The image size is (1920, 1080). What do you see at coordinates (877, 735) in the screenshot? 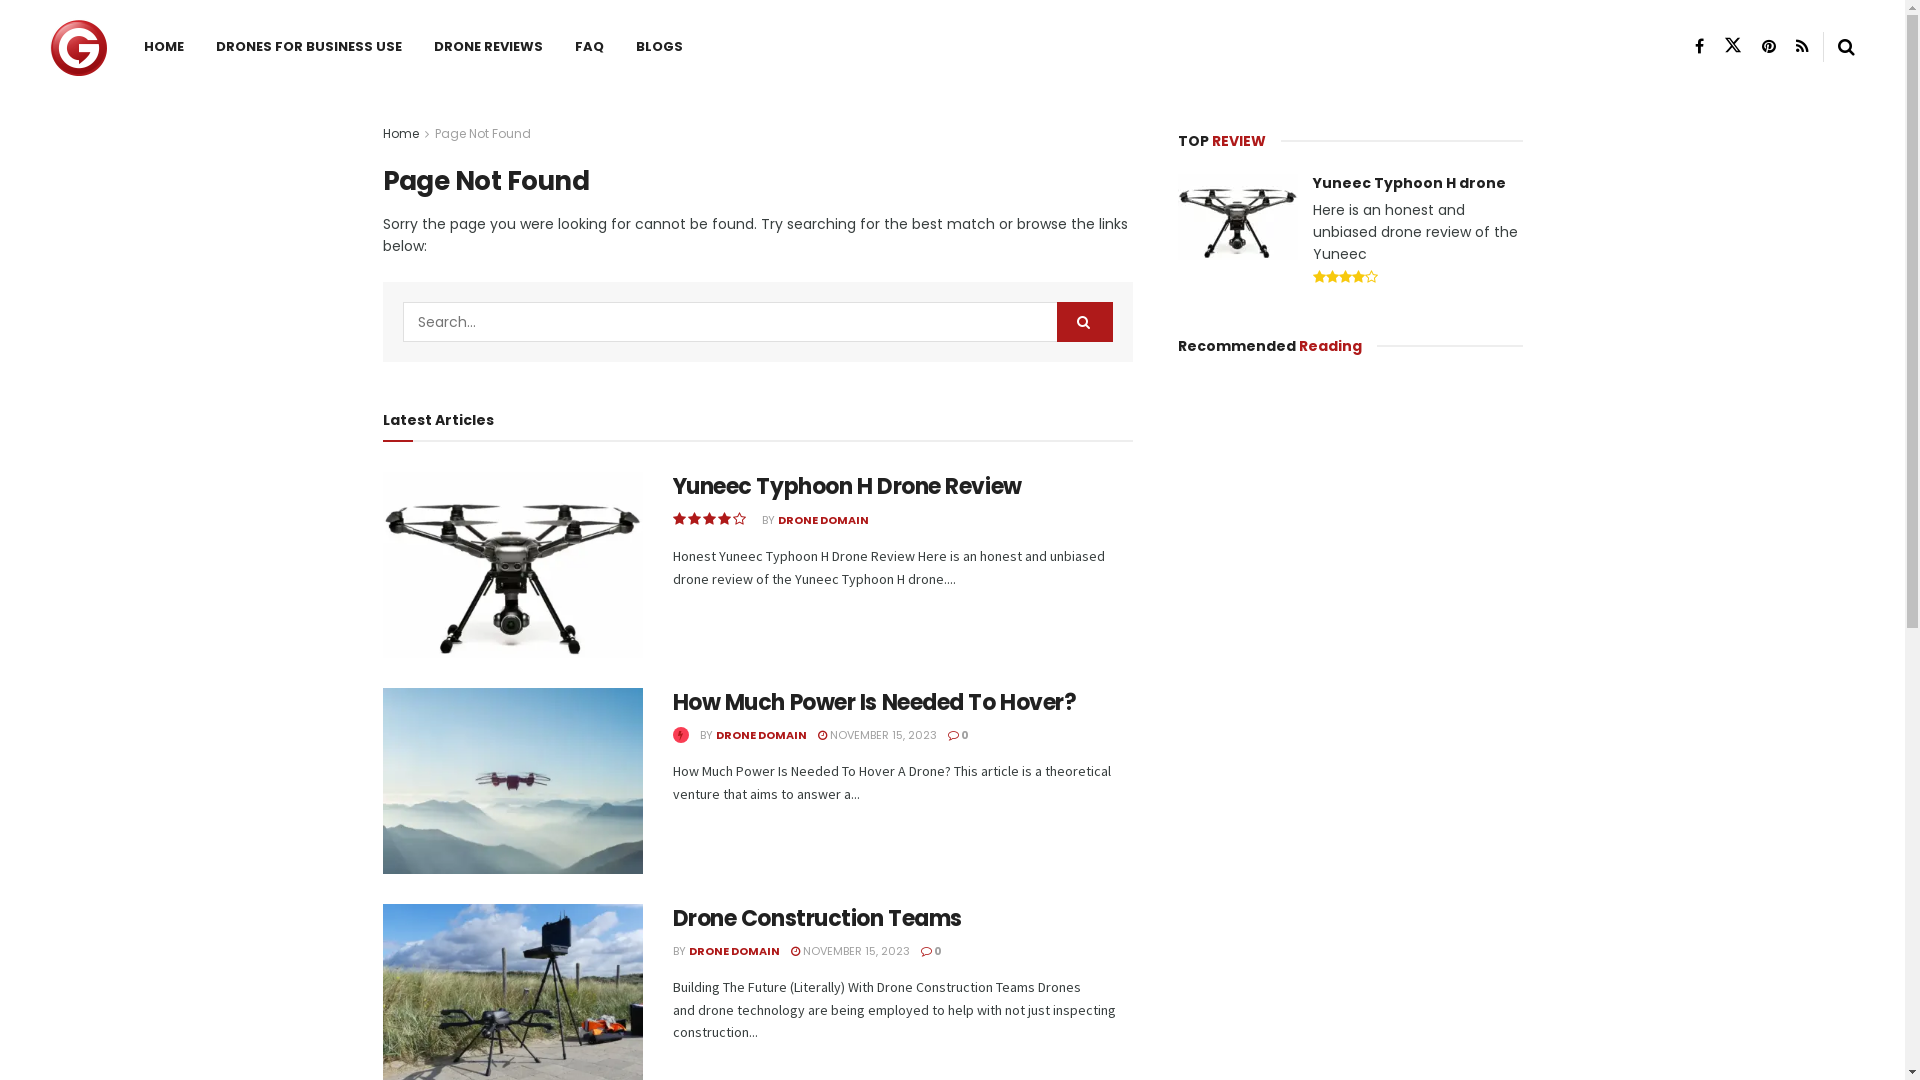
I see `'NOVEMBER 15, 2023'` at bounding box center [877, 735].